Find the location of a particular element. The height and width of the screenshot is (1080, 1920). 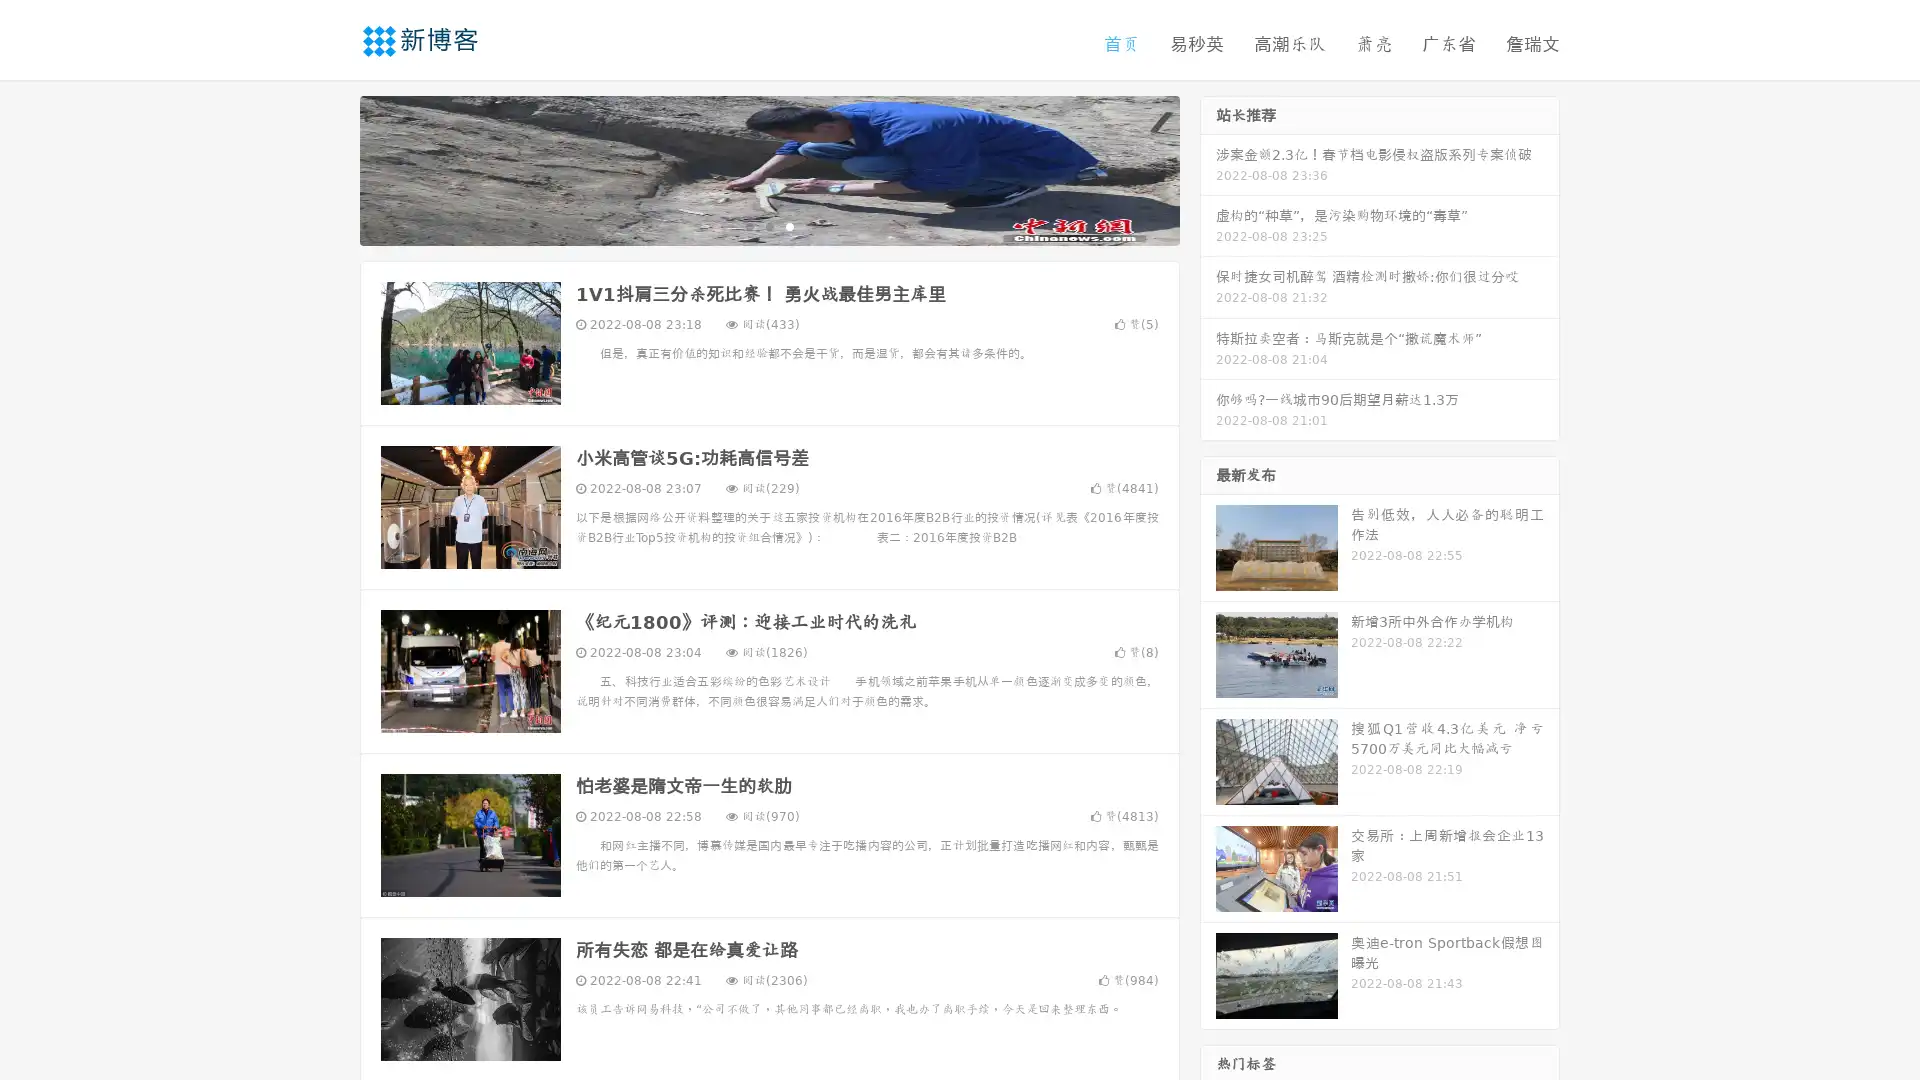

Go to slide 3 is located at coordinates (789, 225).